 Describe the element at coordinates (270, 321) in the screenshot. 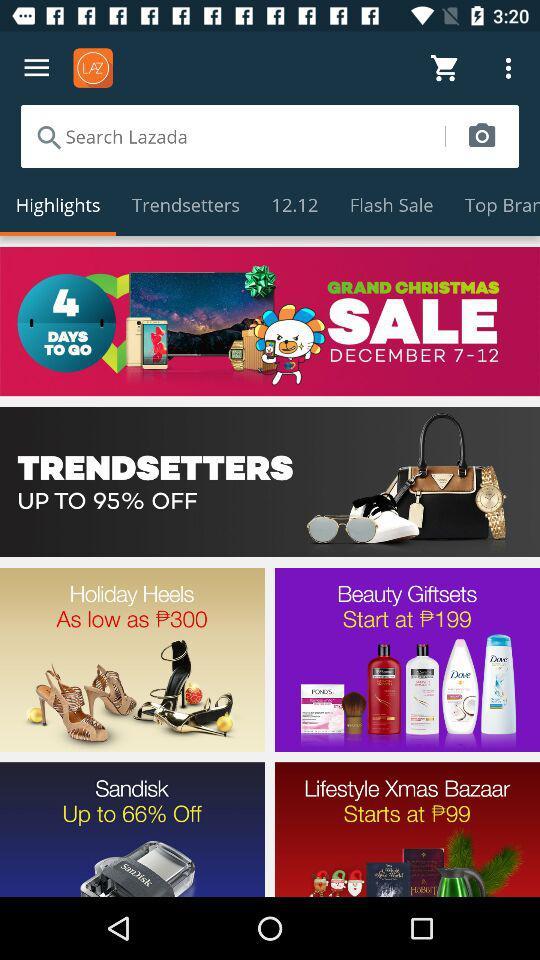

I see `first advertisement` at that location.